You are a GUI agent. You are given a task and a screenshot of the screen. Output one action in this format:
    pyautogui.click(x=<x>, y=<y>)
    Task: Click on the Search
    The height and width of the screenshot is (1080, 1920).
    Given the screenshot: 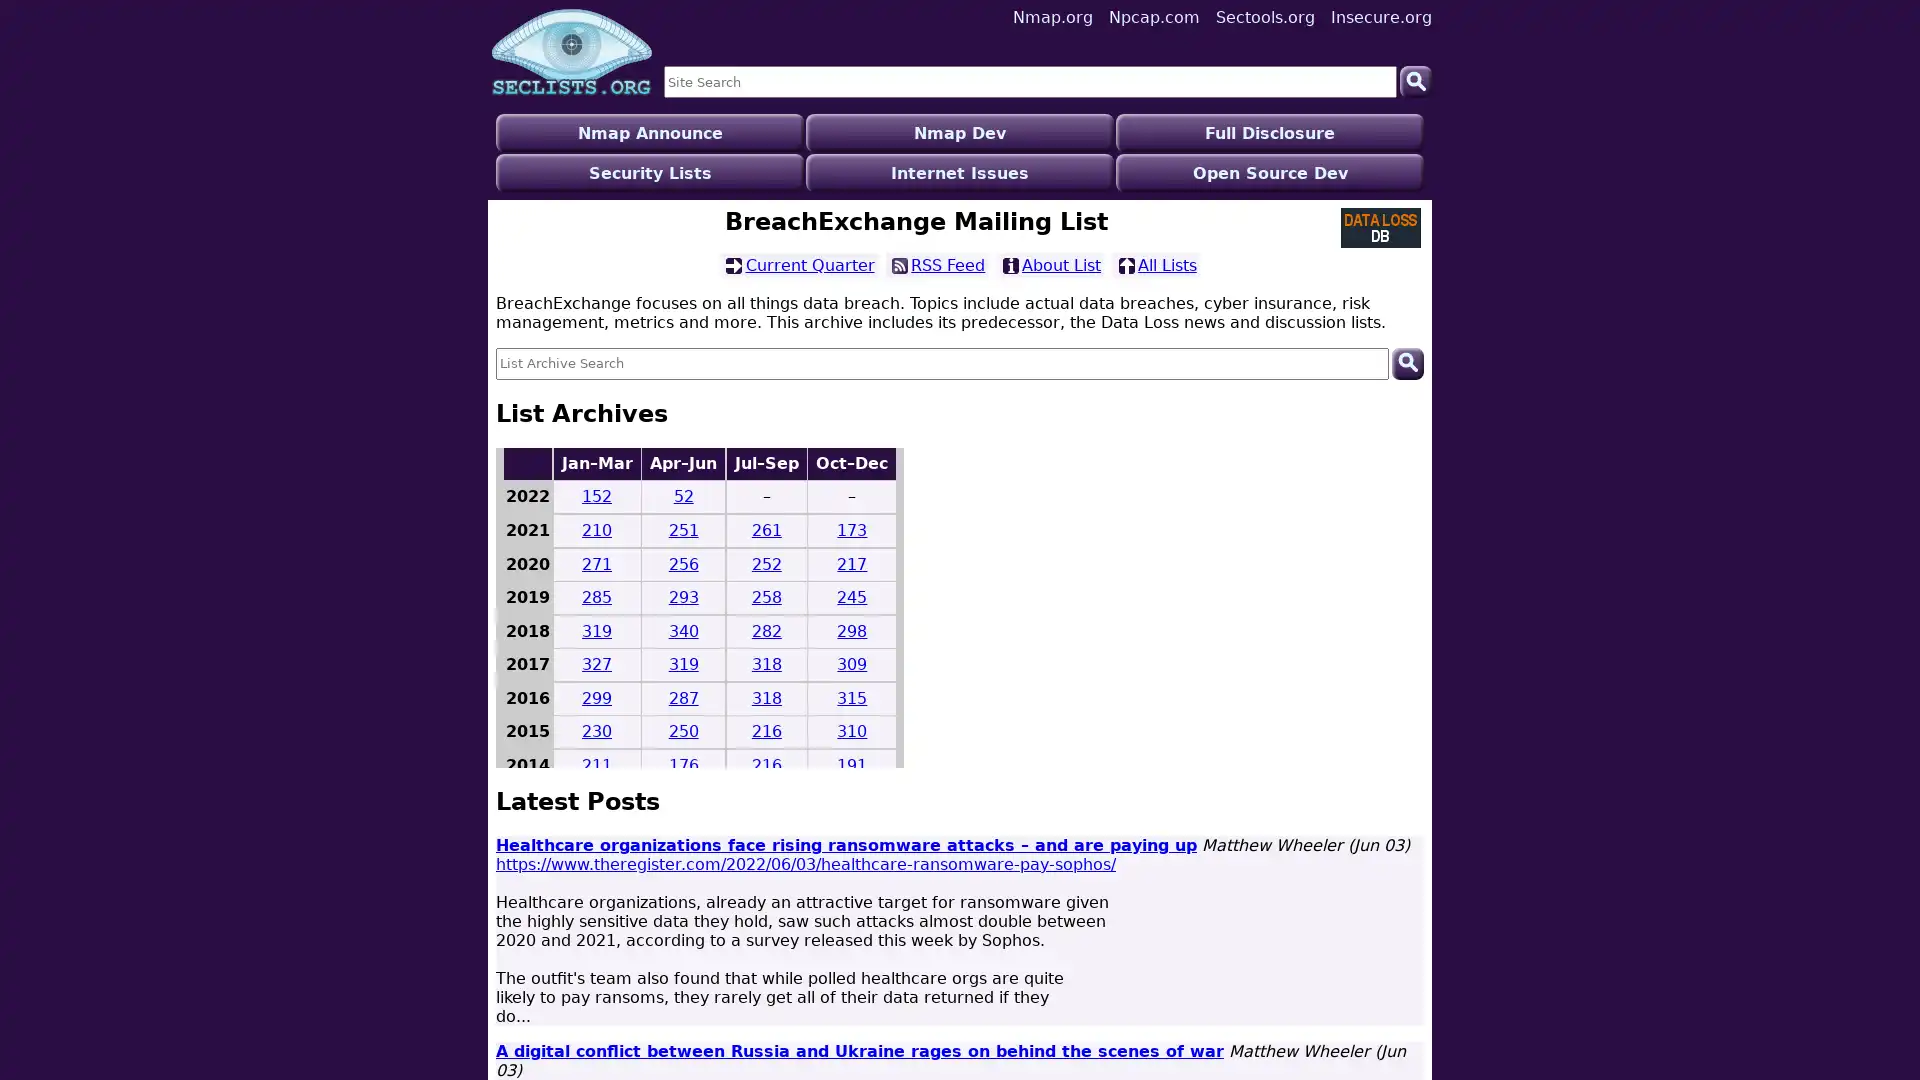 What is the action you would take?
    pyautogui.click(x=1406, y=322)
    